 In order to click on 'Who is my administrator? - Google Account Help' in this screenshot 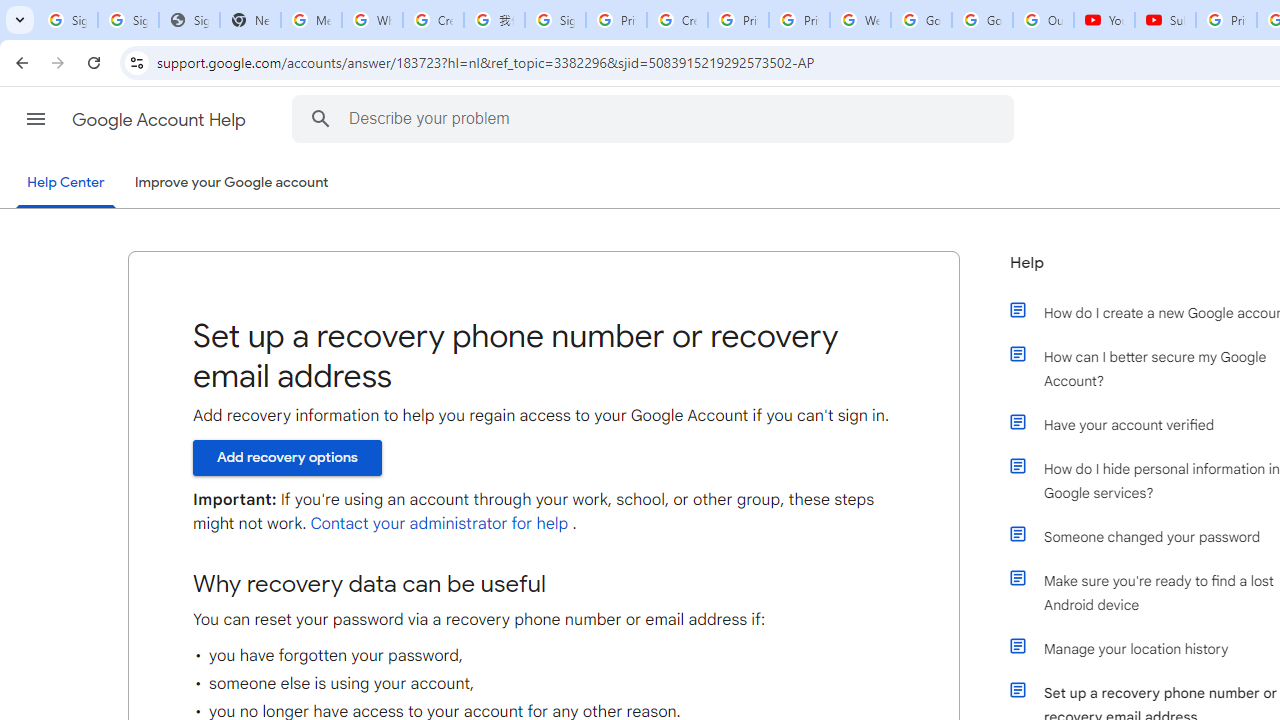, I will do `click(372, 20)`.